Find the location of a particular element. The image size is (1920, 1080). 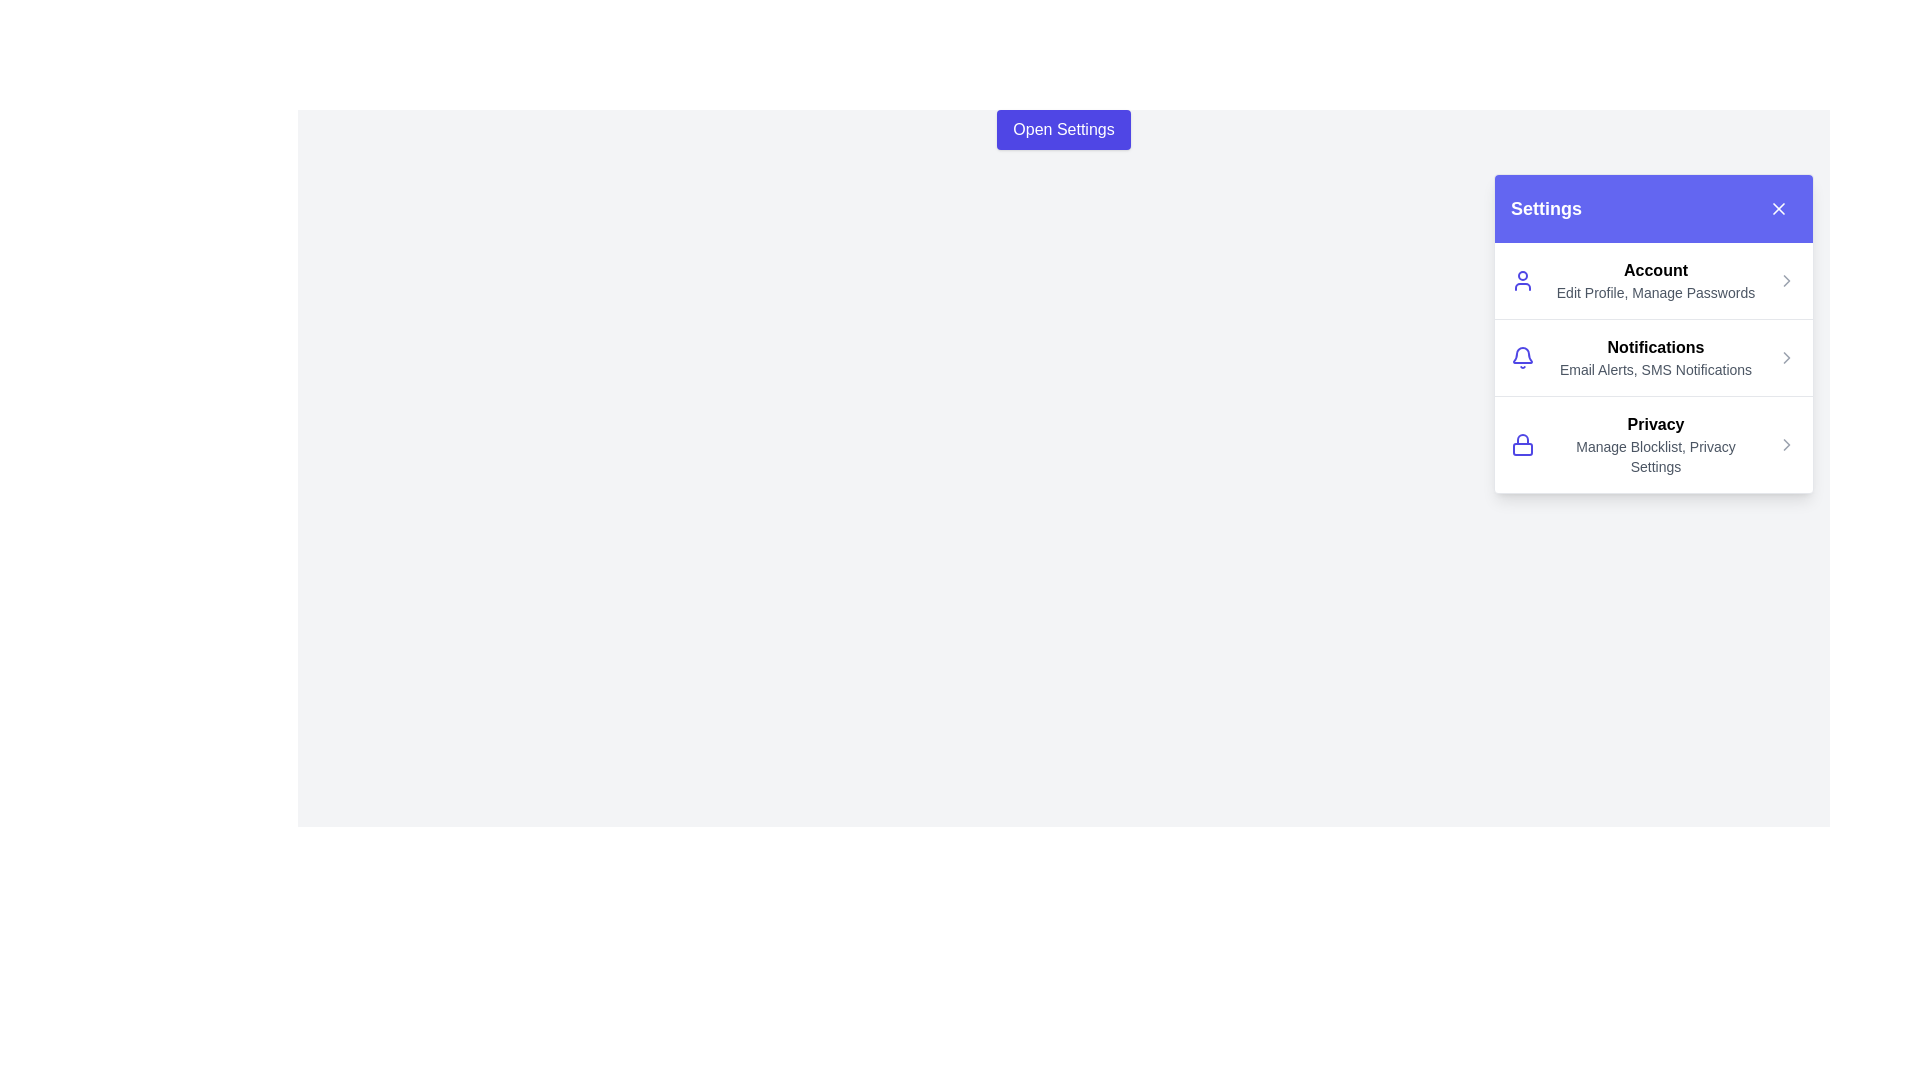

the lock icon component located below the semi-circular arc in the Privacy settings menu, positioned on the right-hand side of the interface is located at coordinates (1521, 447).